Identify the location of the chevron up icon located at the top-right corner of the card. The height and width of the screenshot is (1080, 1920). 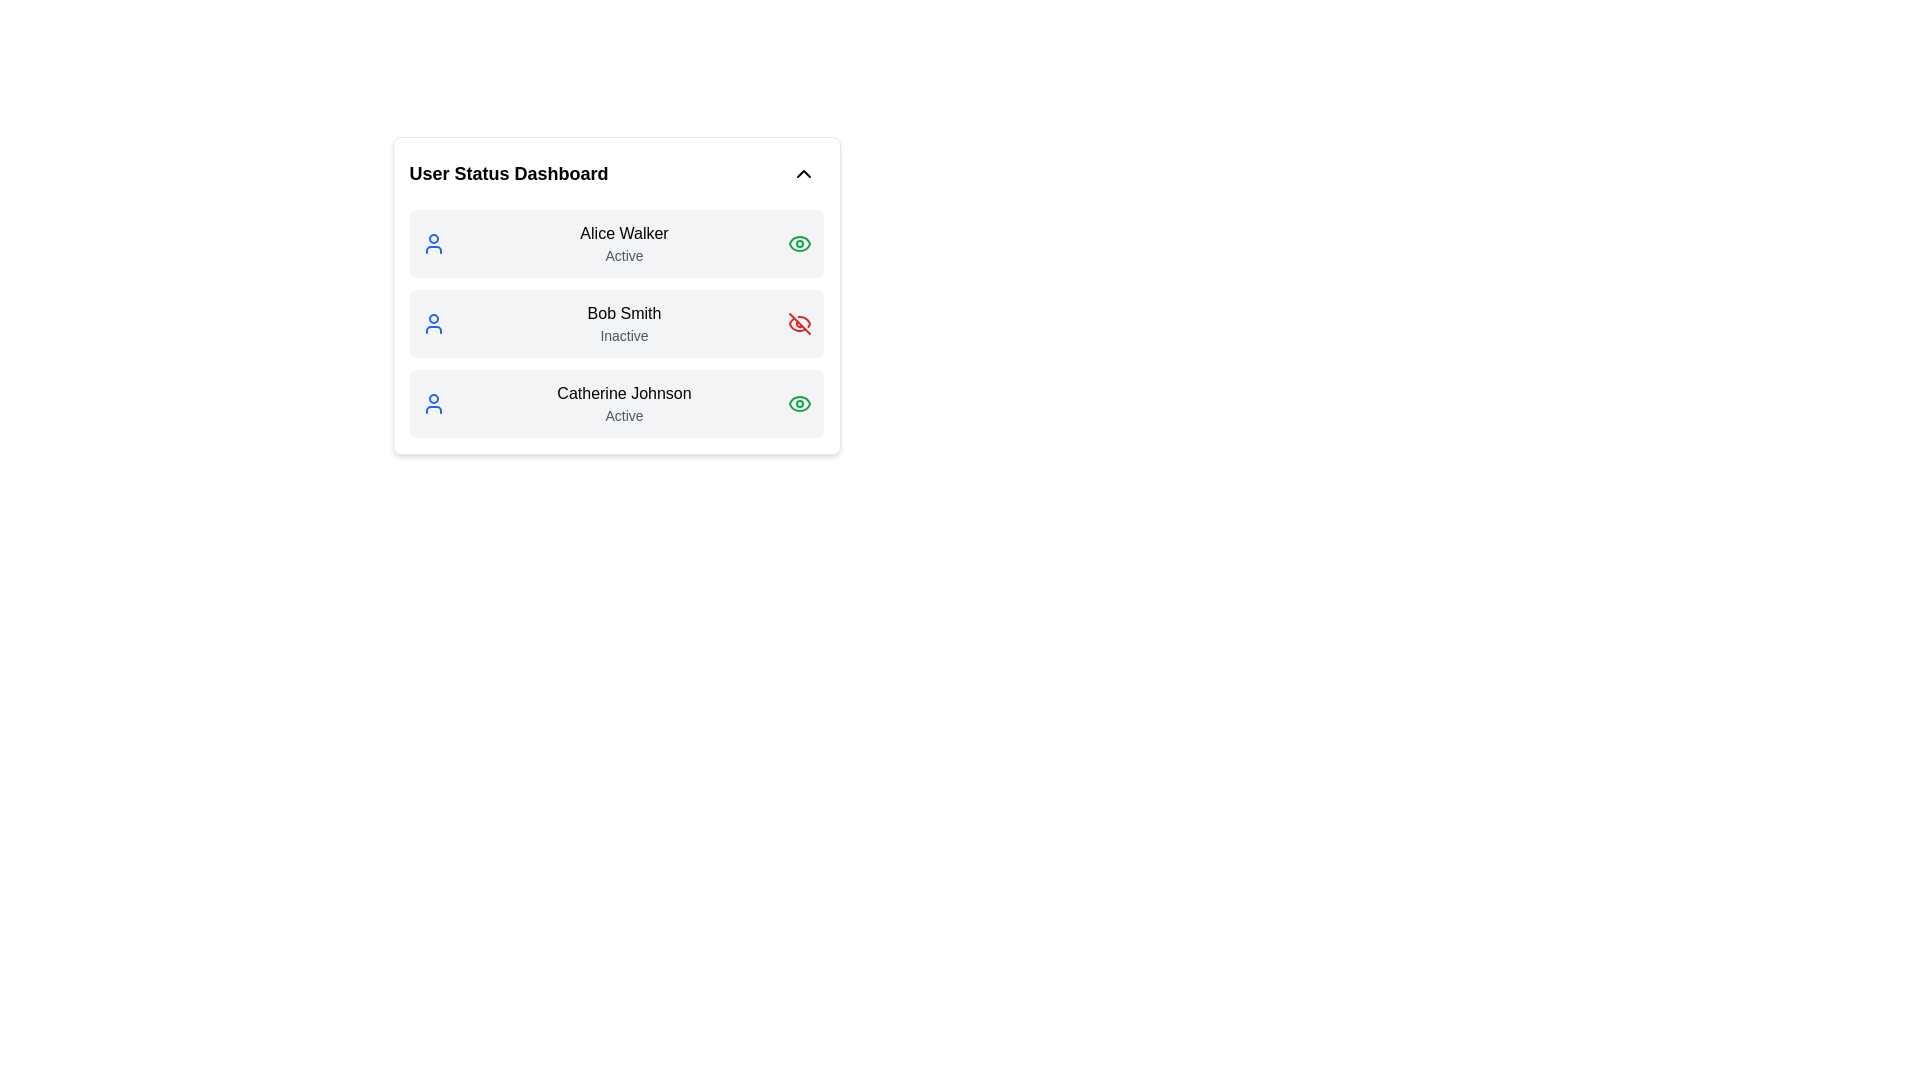
(803, 172).